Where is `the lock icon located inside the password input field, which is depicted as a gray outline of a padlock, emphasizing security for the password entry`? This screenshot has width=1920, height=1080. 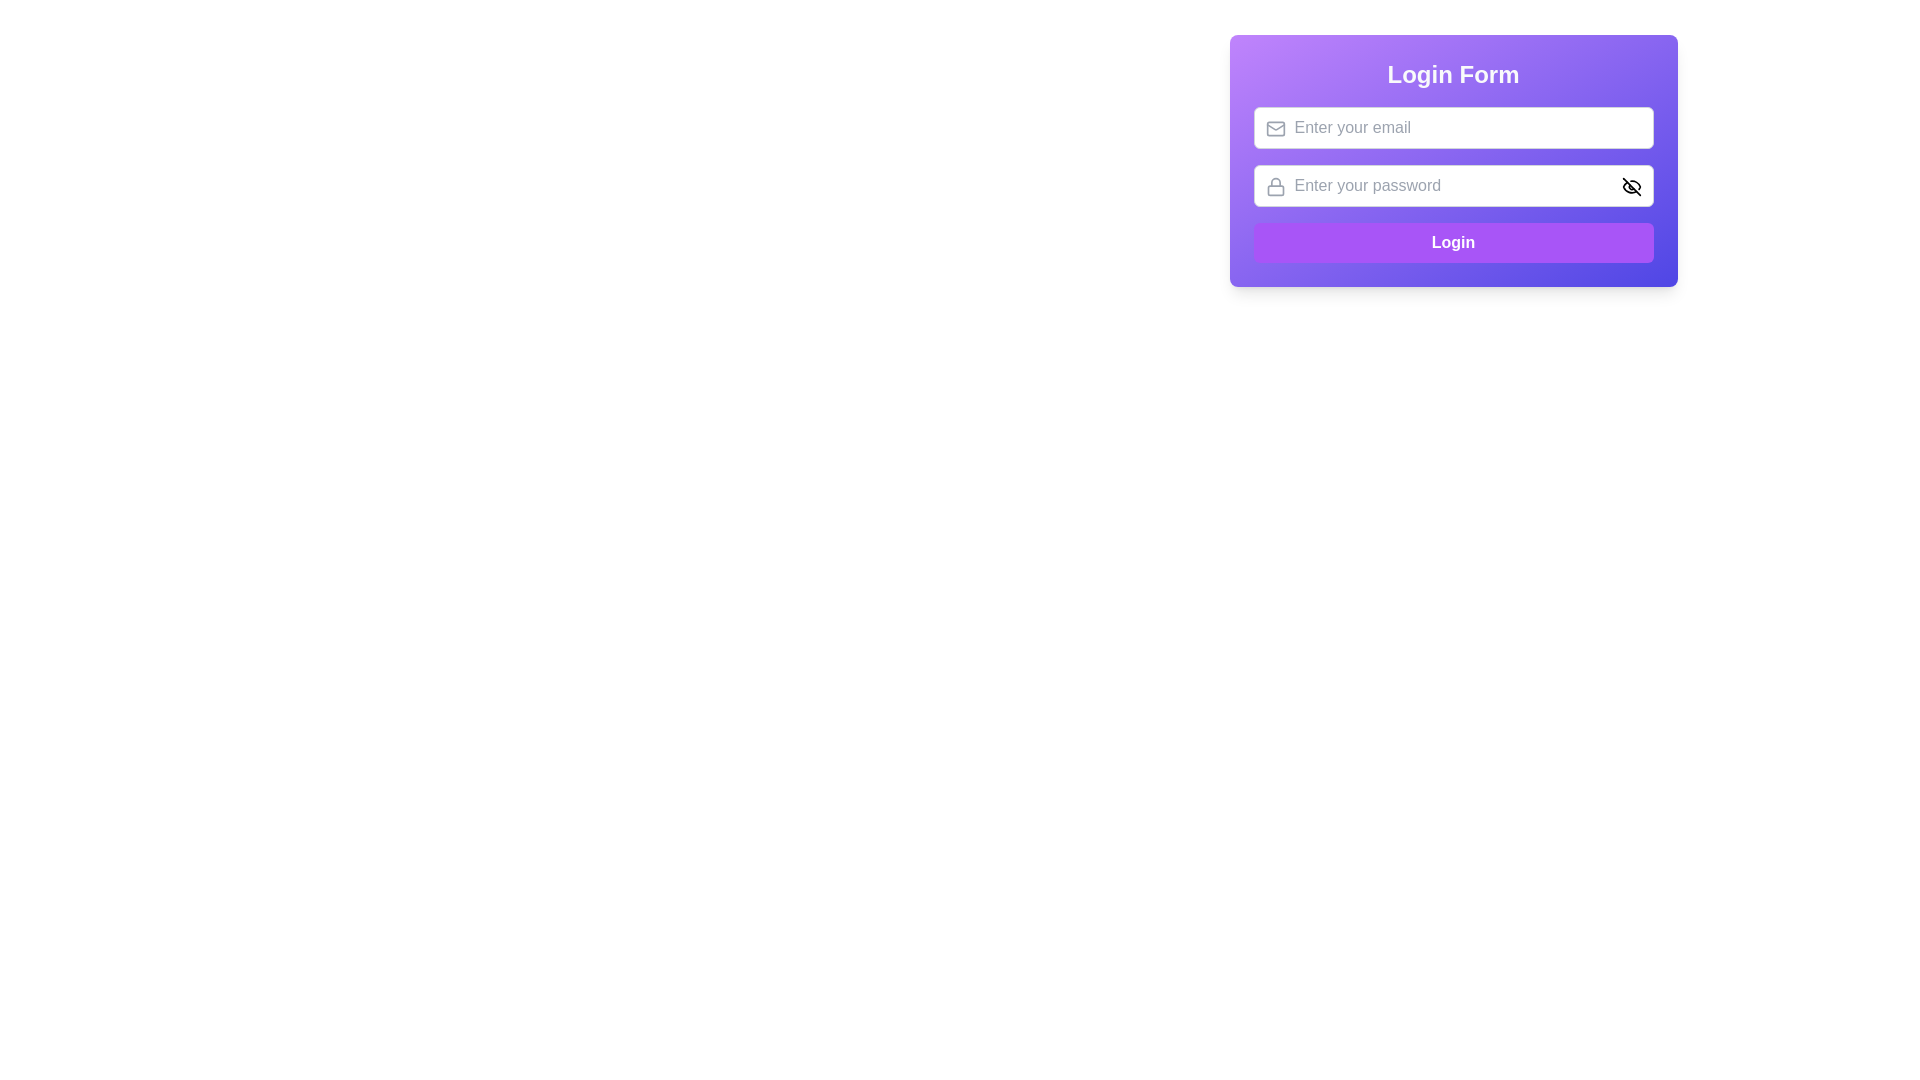
the lock icon located inside the password input field, which is depicted as a gray outline of a padlock, emphasizing security for the password entry is located at coordinates (1274, 186).